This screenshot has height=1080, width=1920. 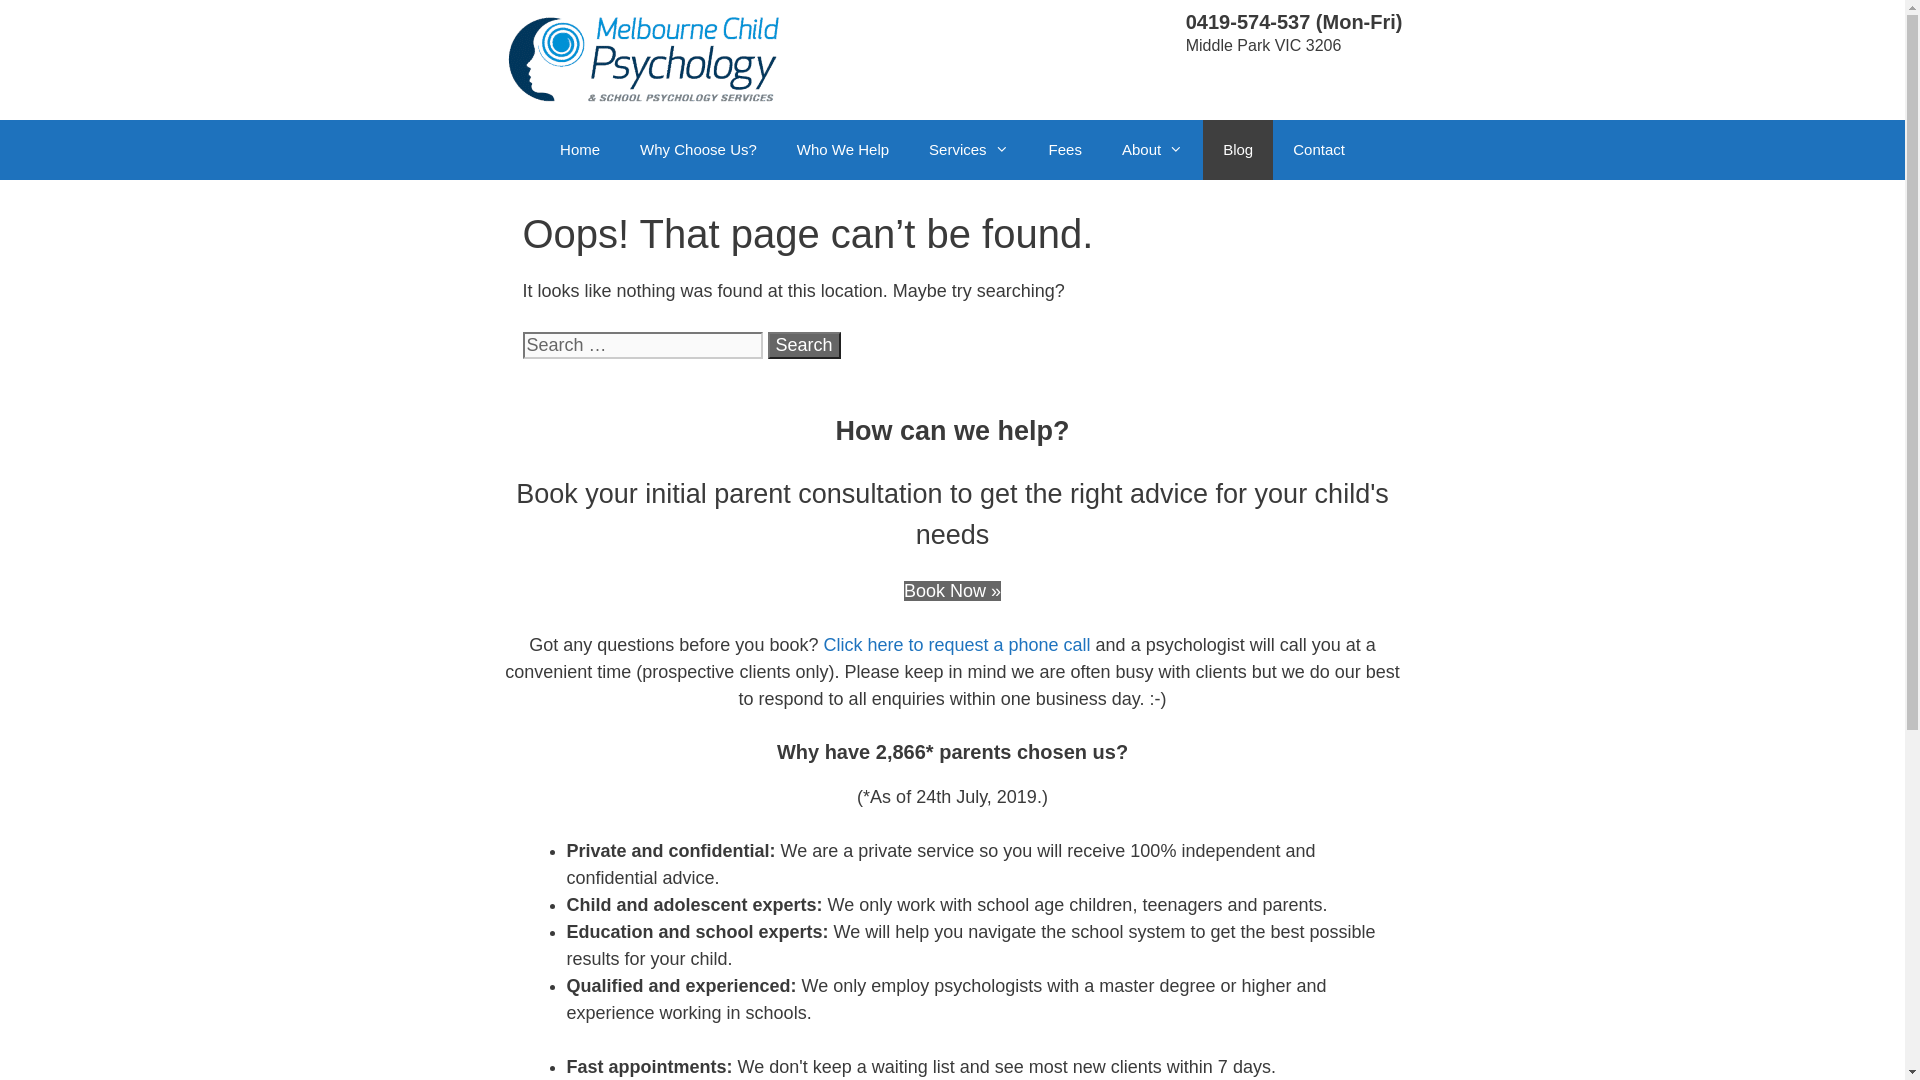 What do you see at coordinates (822, 644) in the screenshot?
I see `'Click here to request a phone call'` at bounding box center [822, 644].